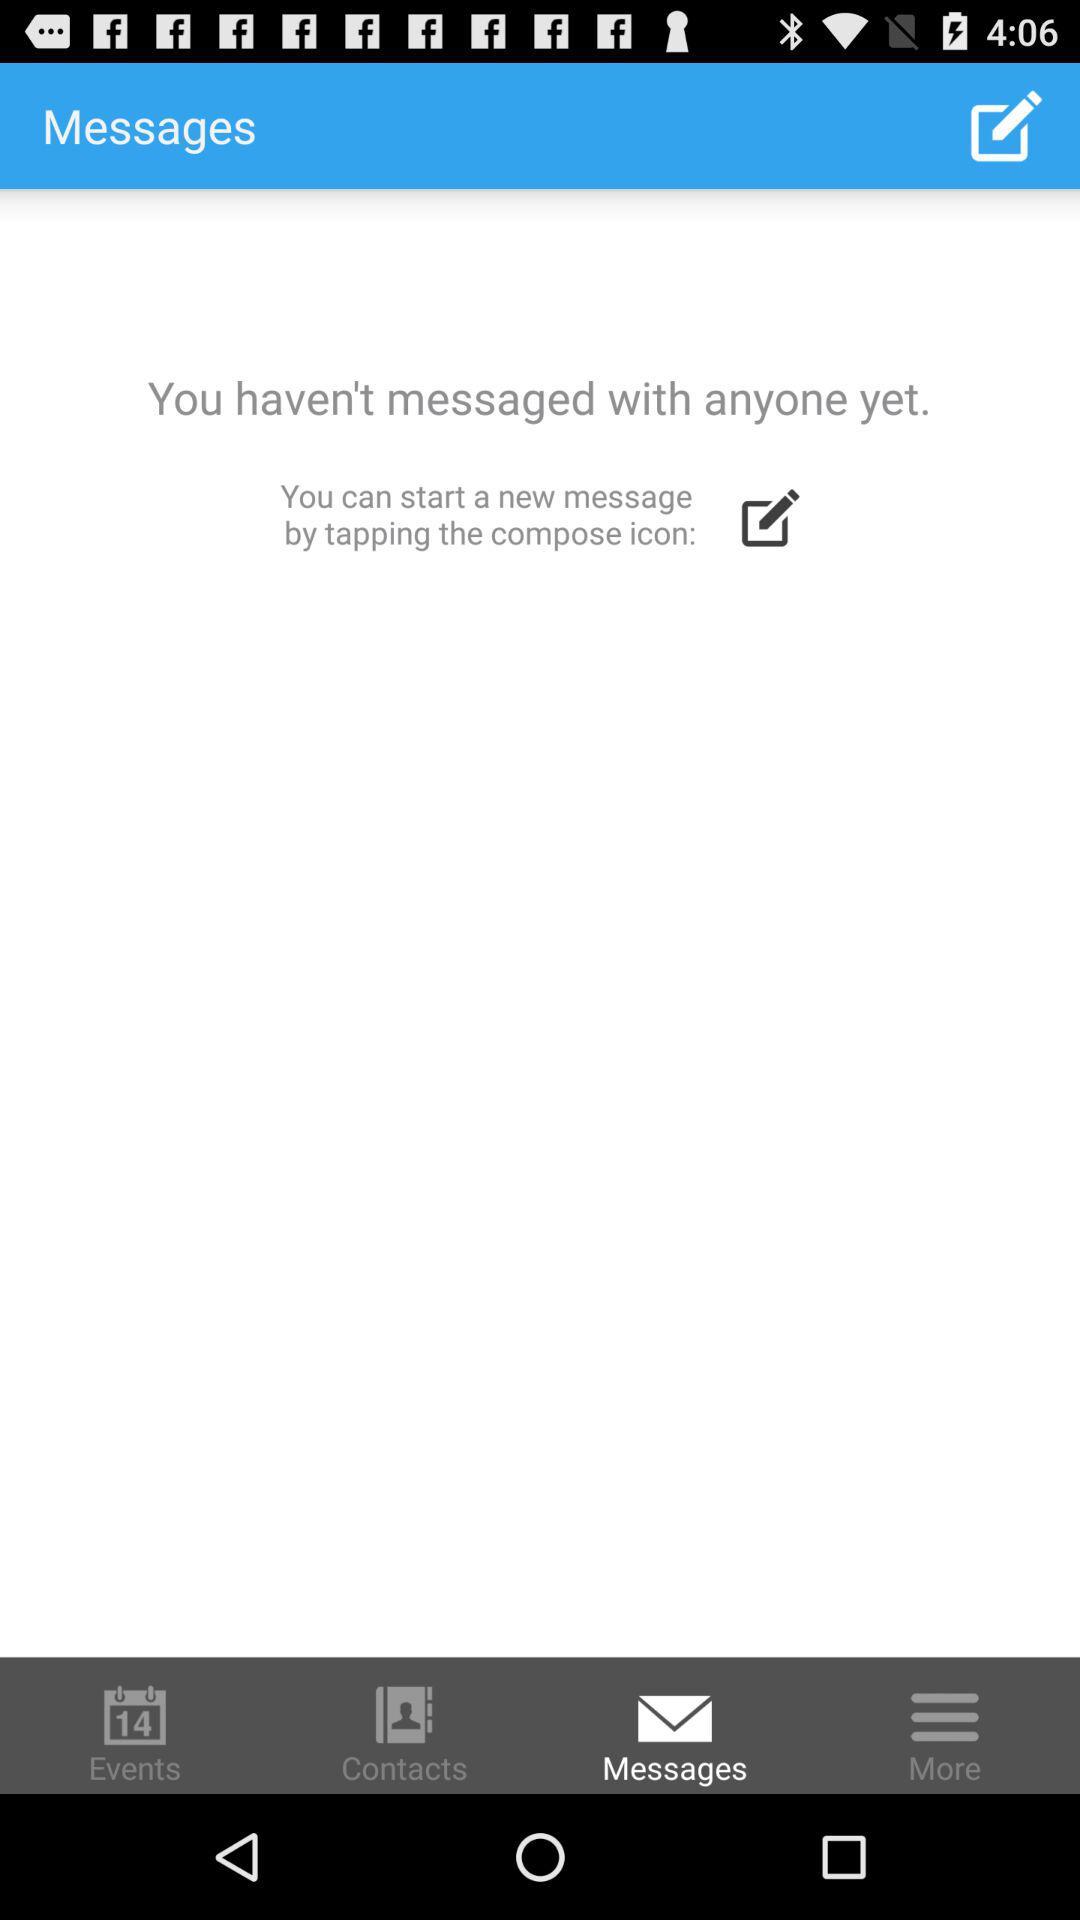 This screenshot has width=1080, height=1920. What do you see at coordinates (540, 921) in the screenshot?
I see `empty message inbox` at bounding box center [540, 921].